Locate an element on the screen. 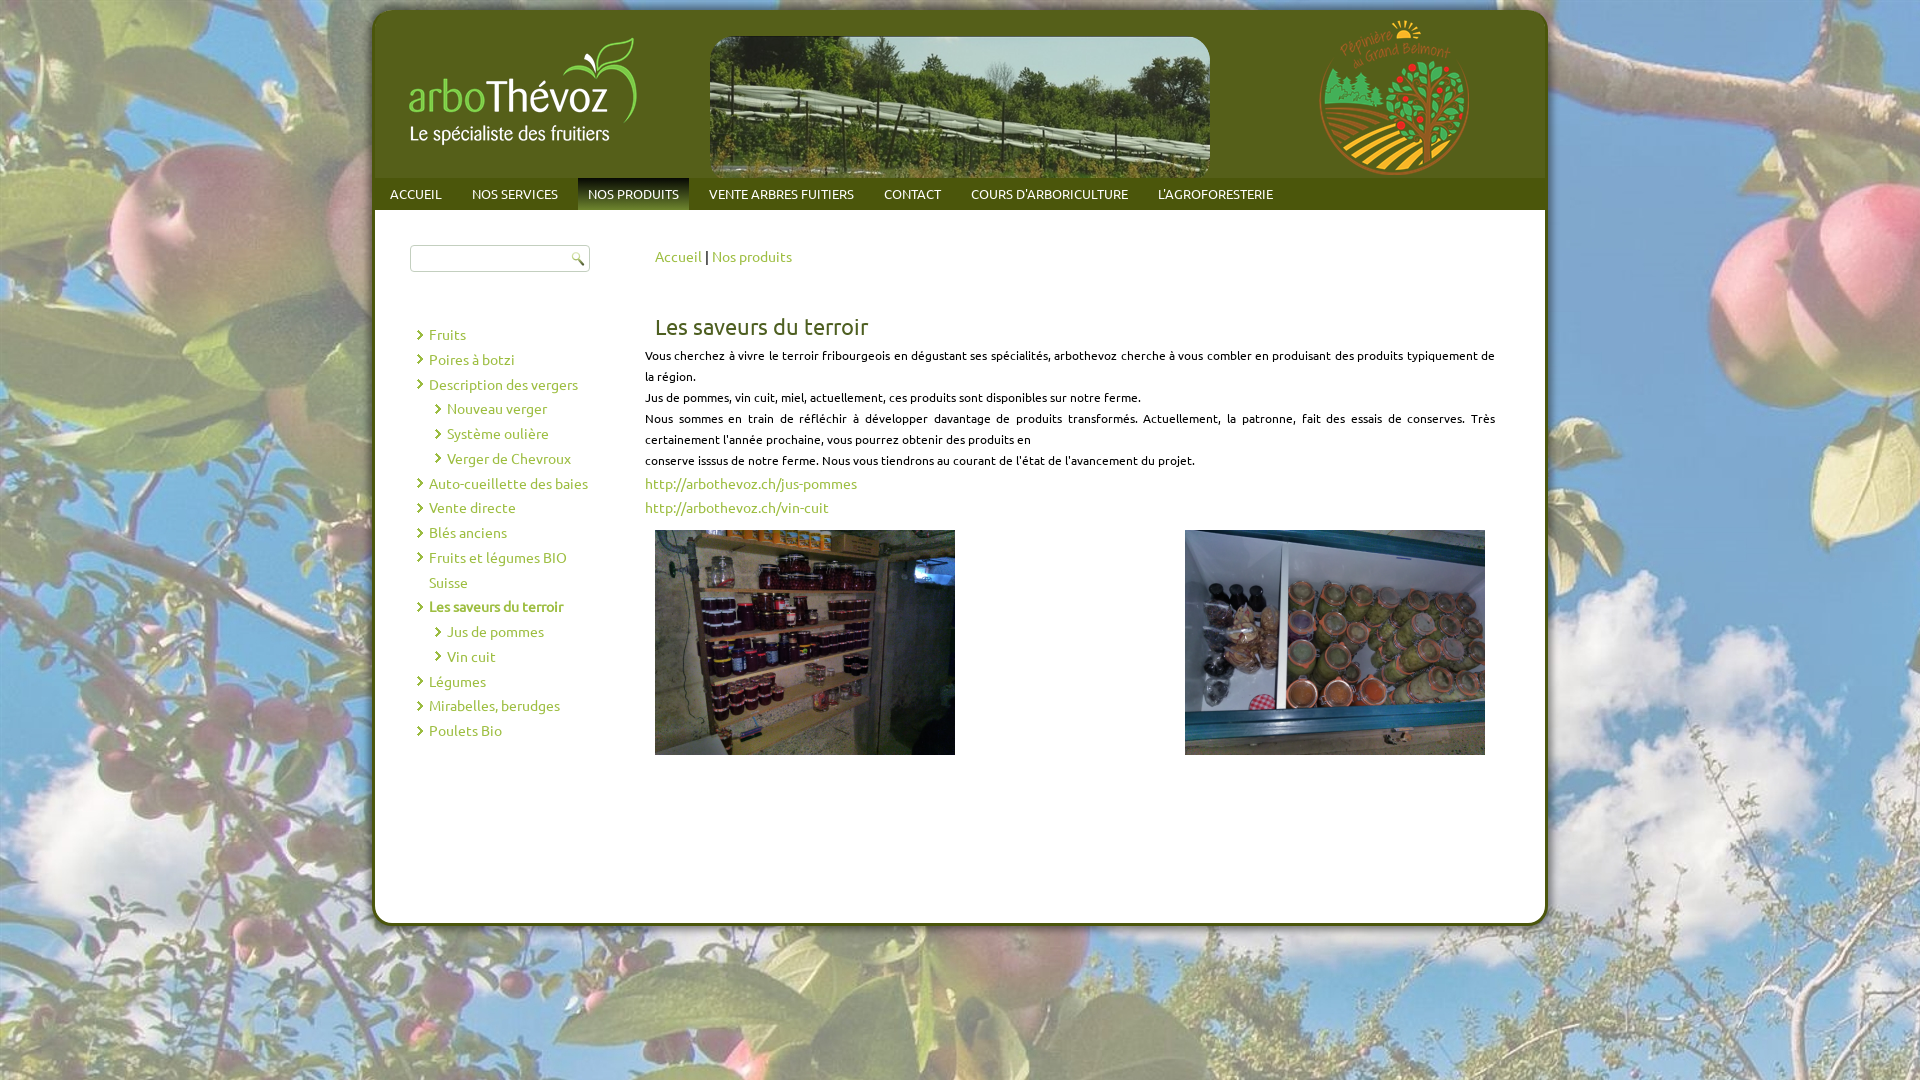 This screenshot has width=1920, height=1080. 'COURS D'ARBORICULTURE' is located at coordinates (960, 193).